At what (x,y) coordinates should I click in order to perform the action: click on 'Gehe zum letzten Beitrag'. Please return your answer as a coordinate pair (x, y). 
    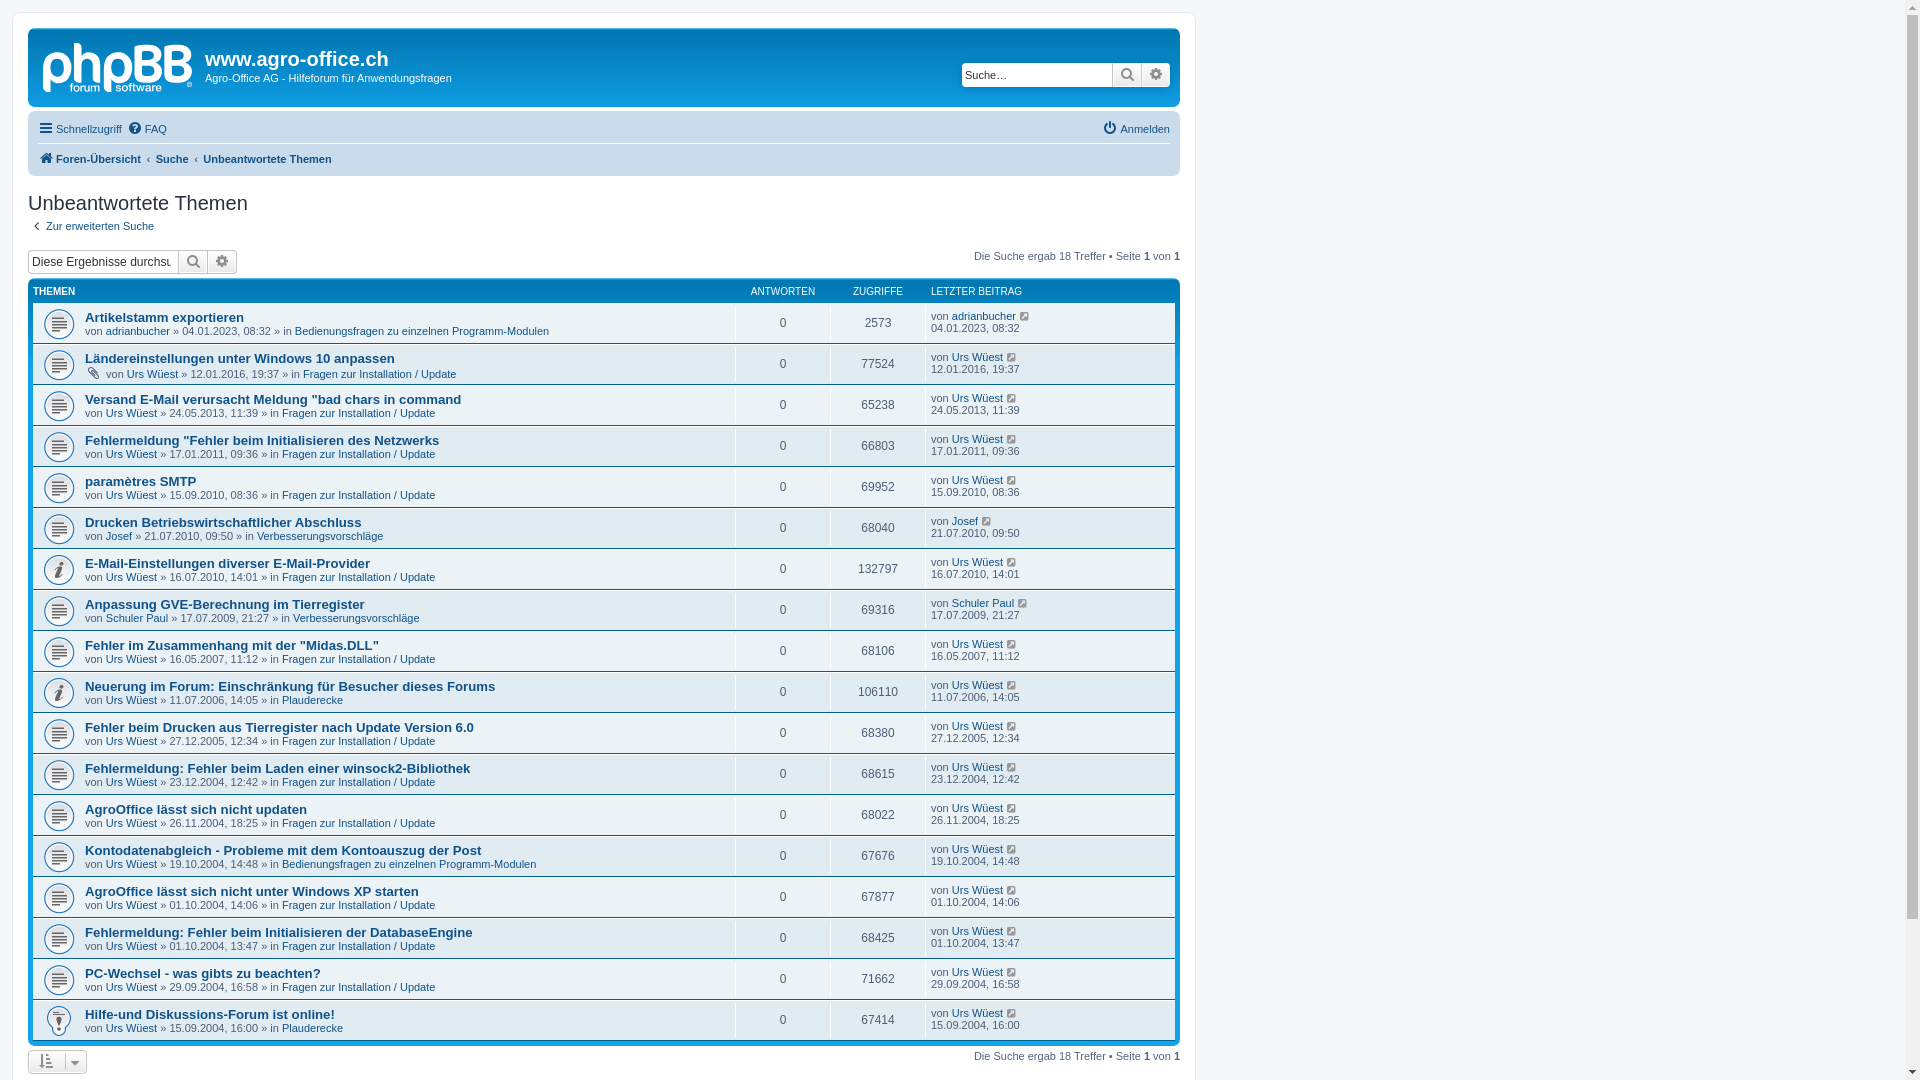
    Looking at the image, I should click on (1012, 930).